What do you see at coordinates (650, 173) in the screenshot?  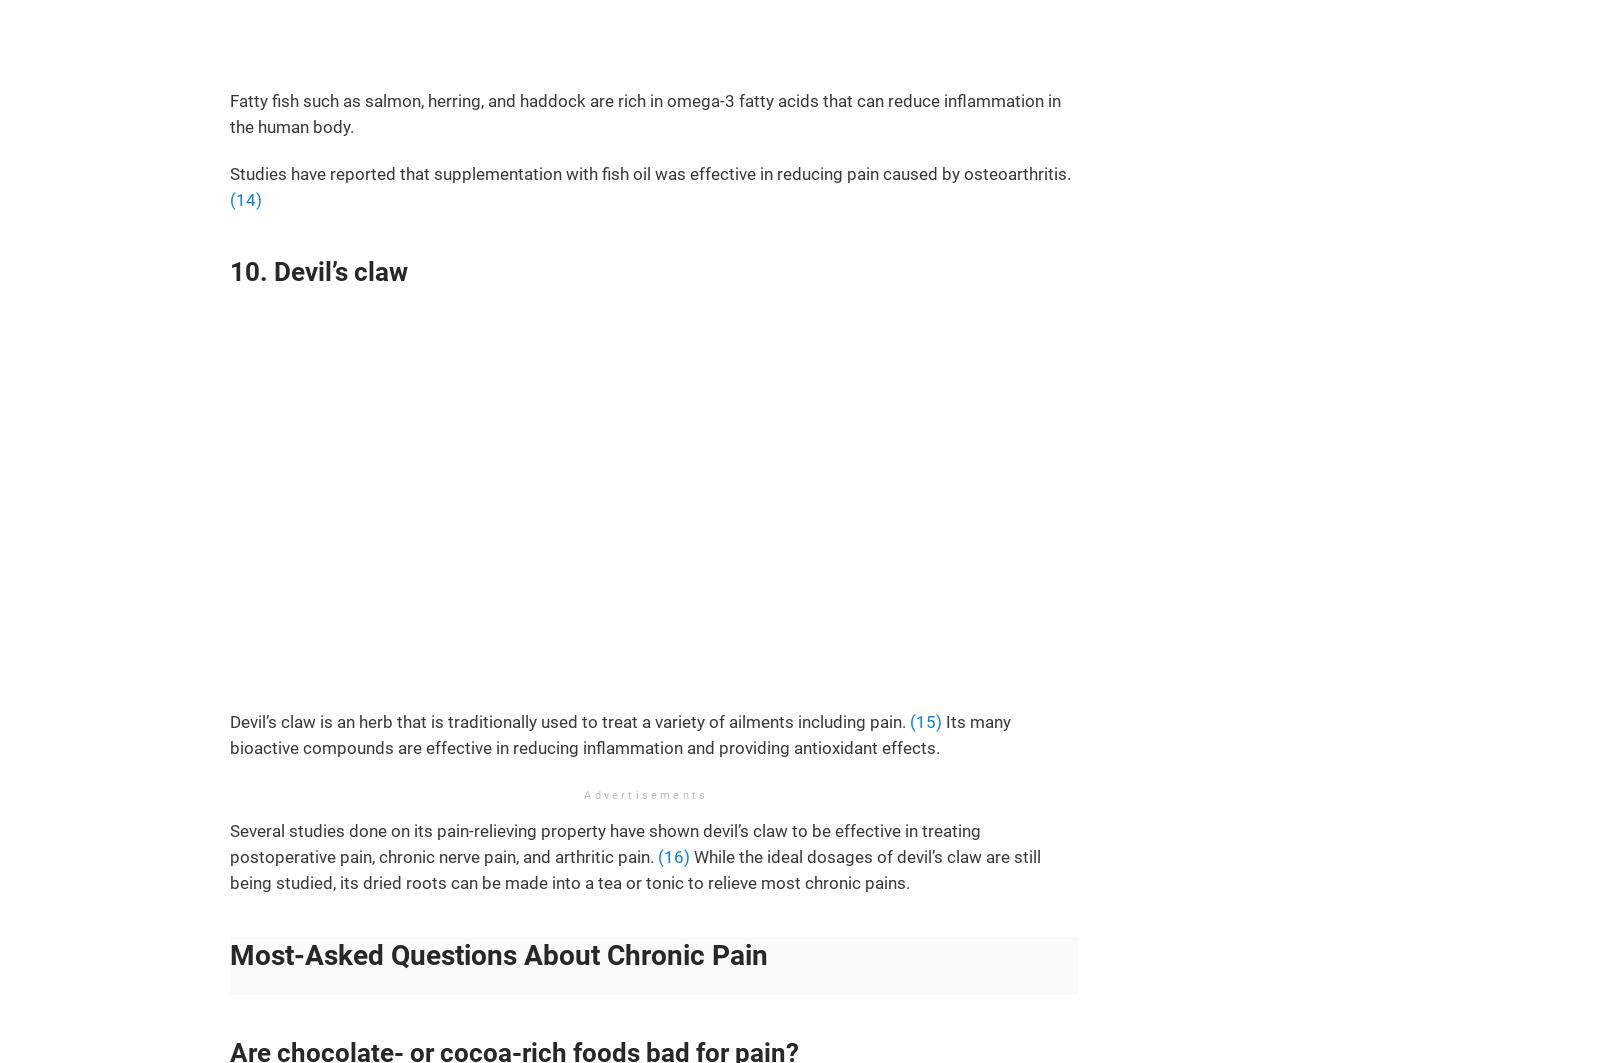 I see `'Studies have reported that supplementation with fish oil was effective in reducing pain caused by osteoarthritis.'` at bounding box center [650, 173].